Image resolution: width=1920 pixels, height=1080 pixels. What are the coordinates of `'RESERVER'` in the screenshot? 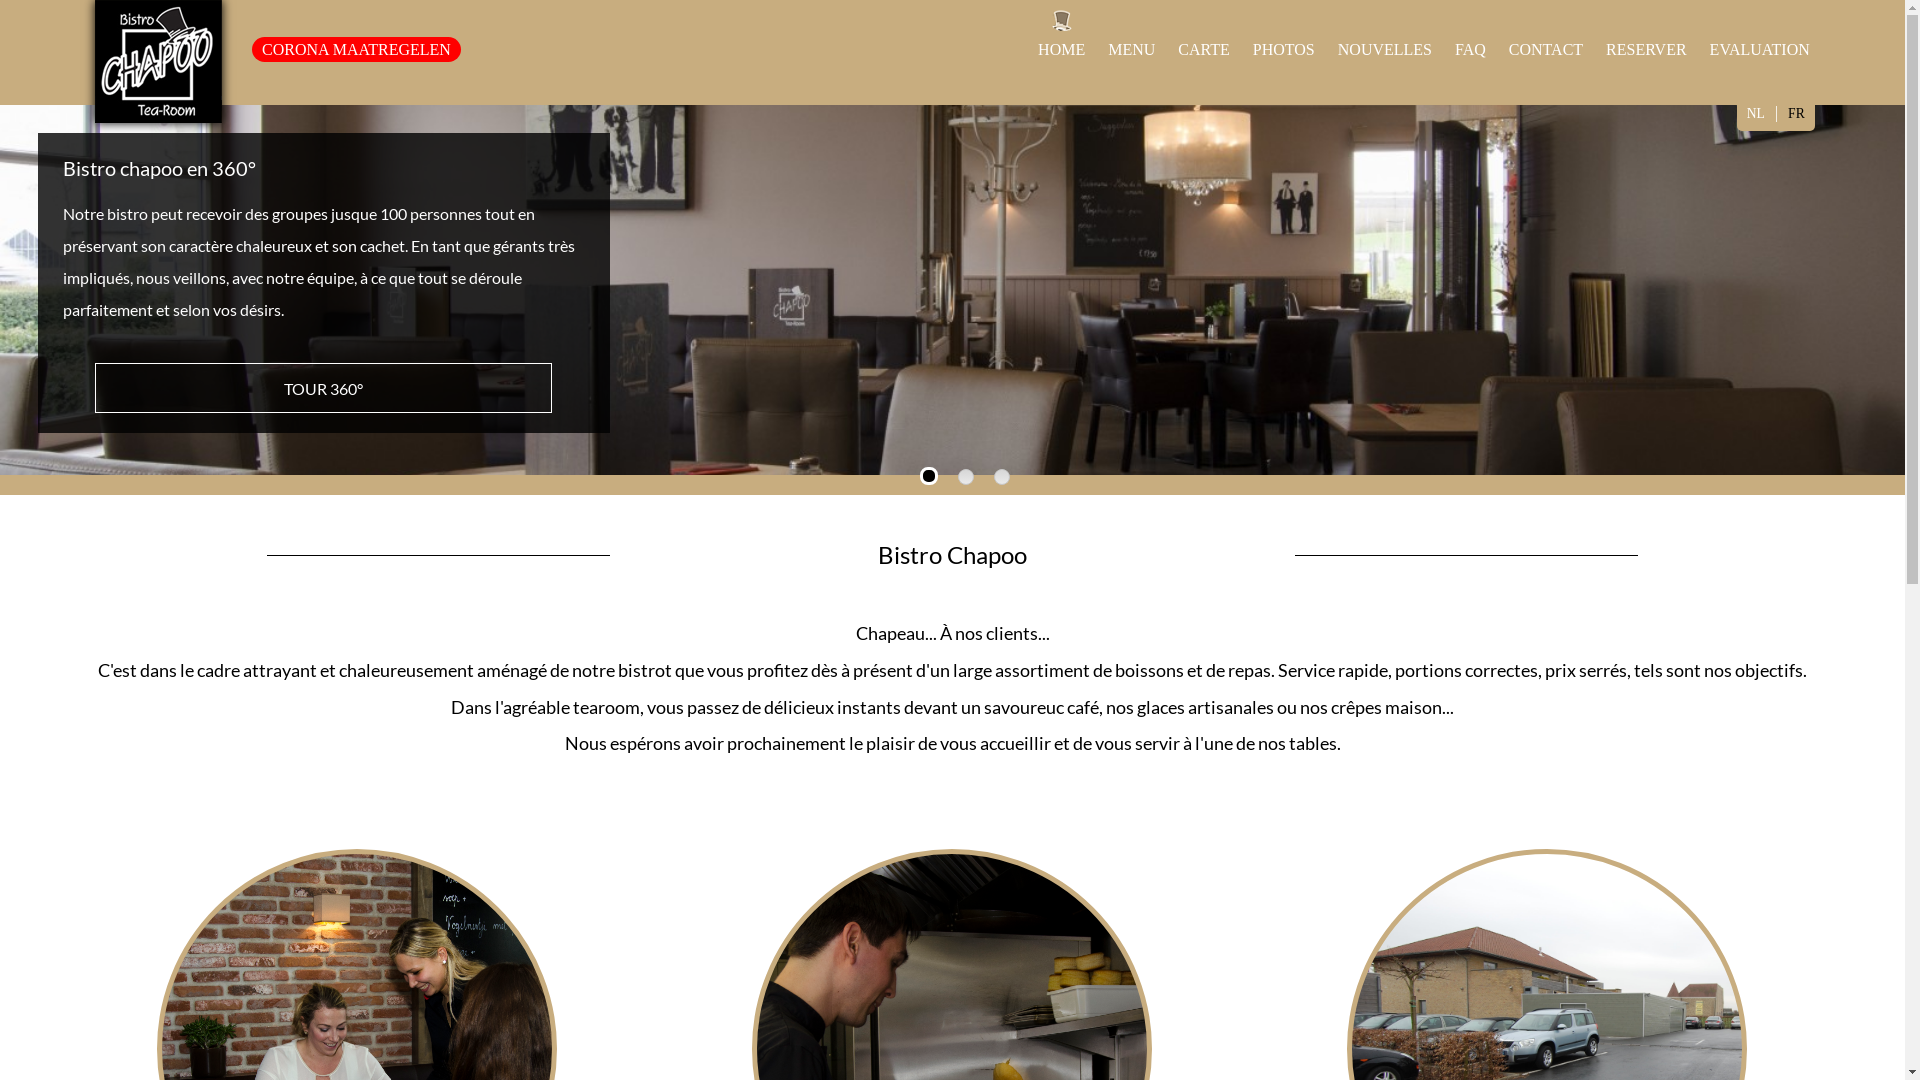 It's located at (1646, 48).